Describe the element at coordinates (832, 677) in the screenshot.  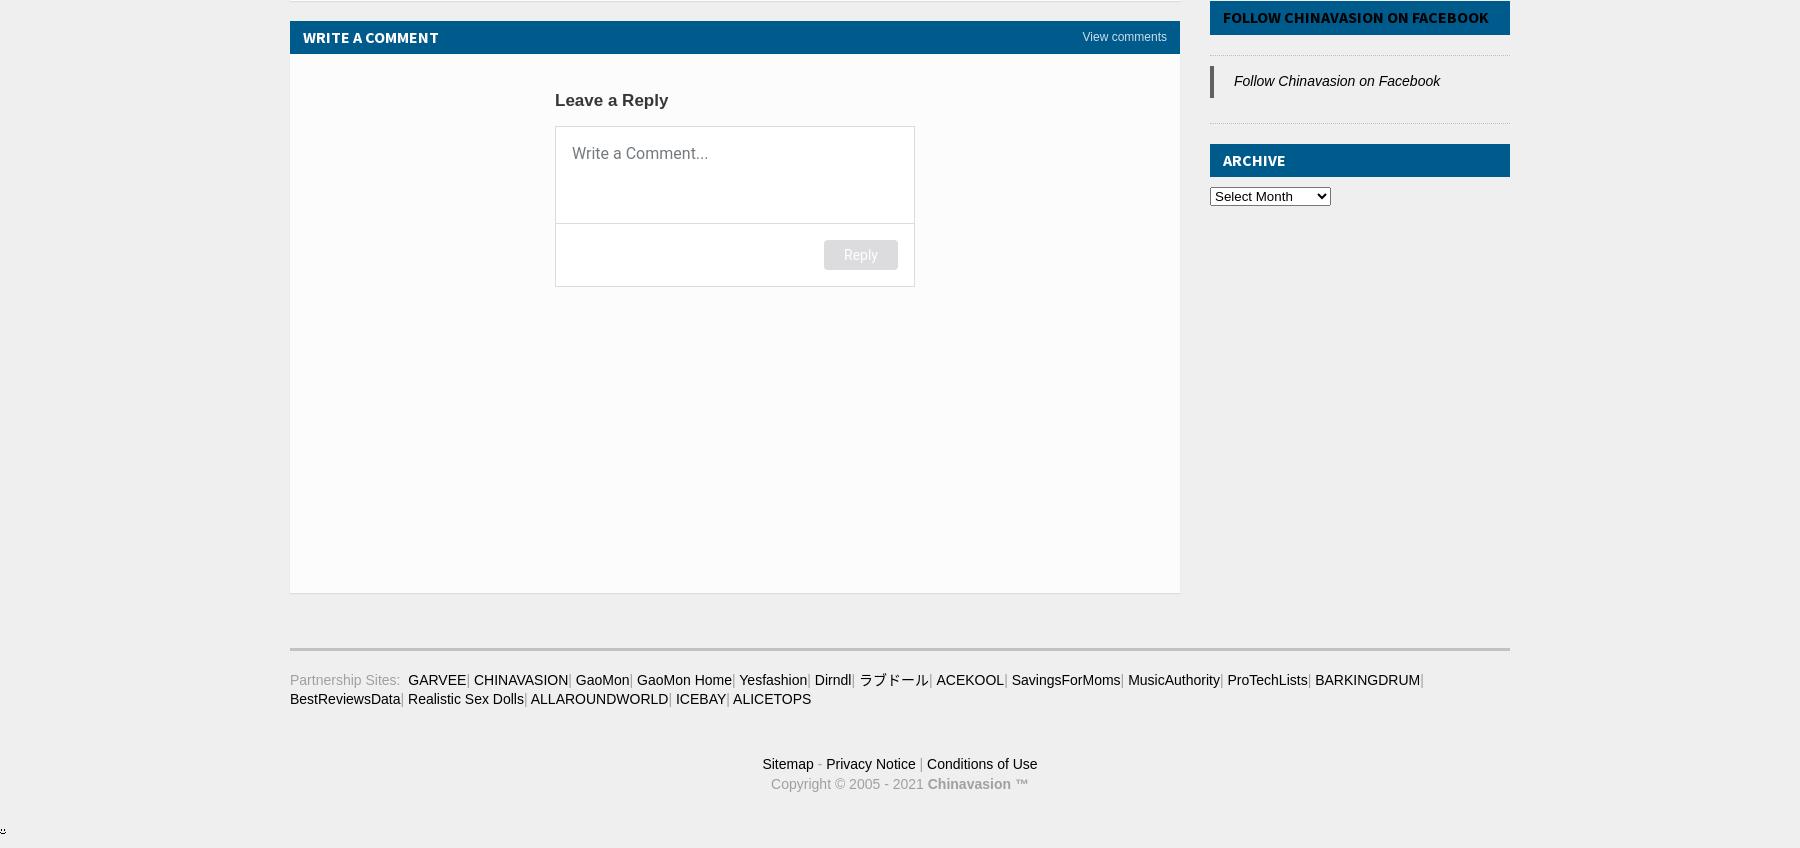
I see `'Dirndl'` at that location.